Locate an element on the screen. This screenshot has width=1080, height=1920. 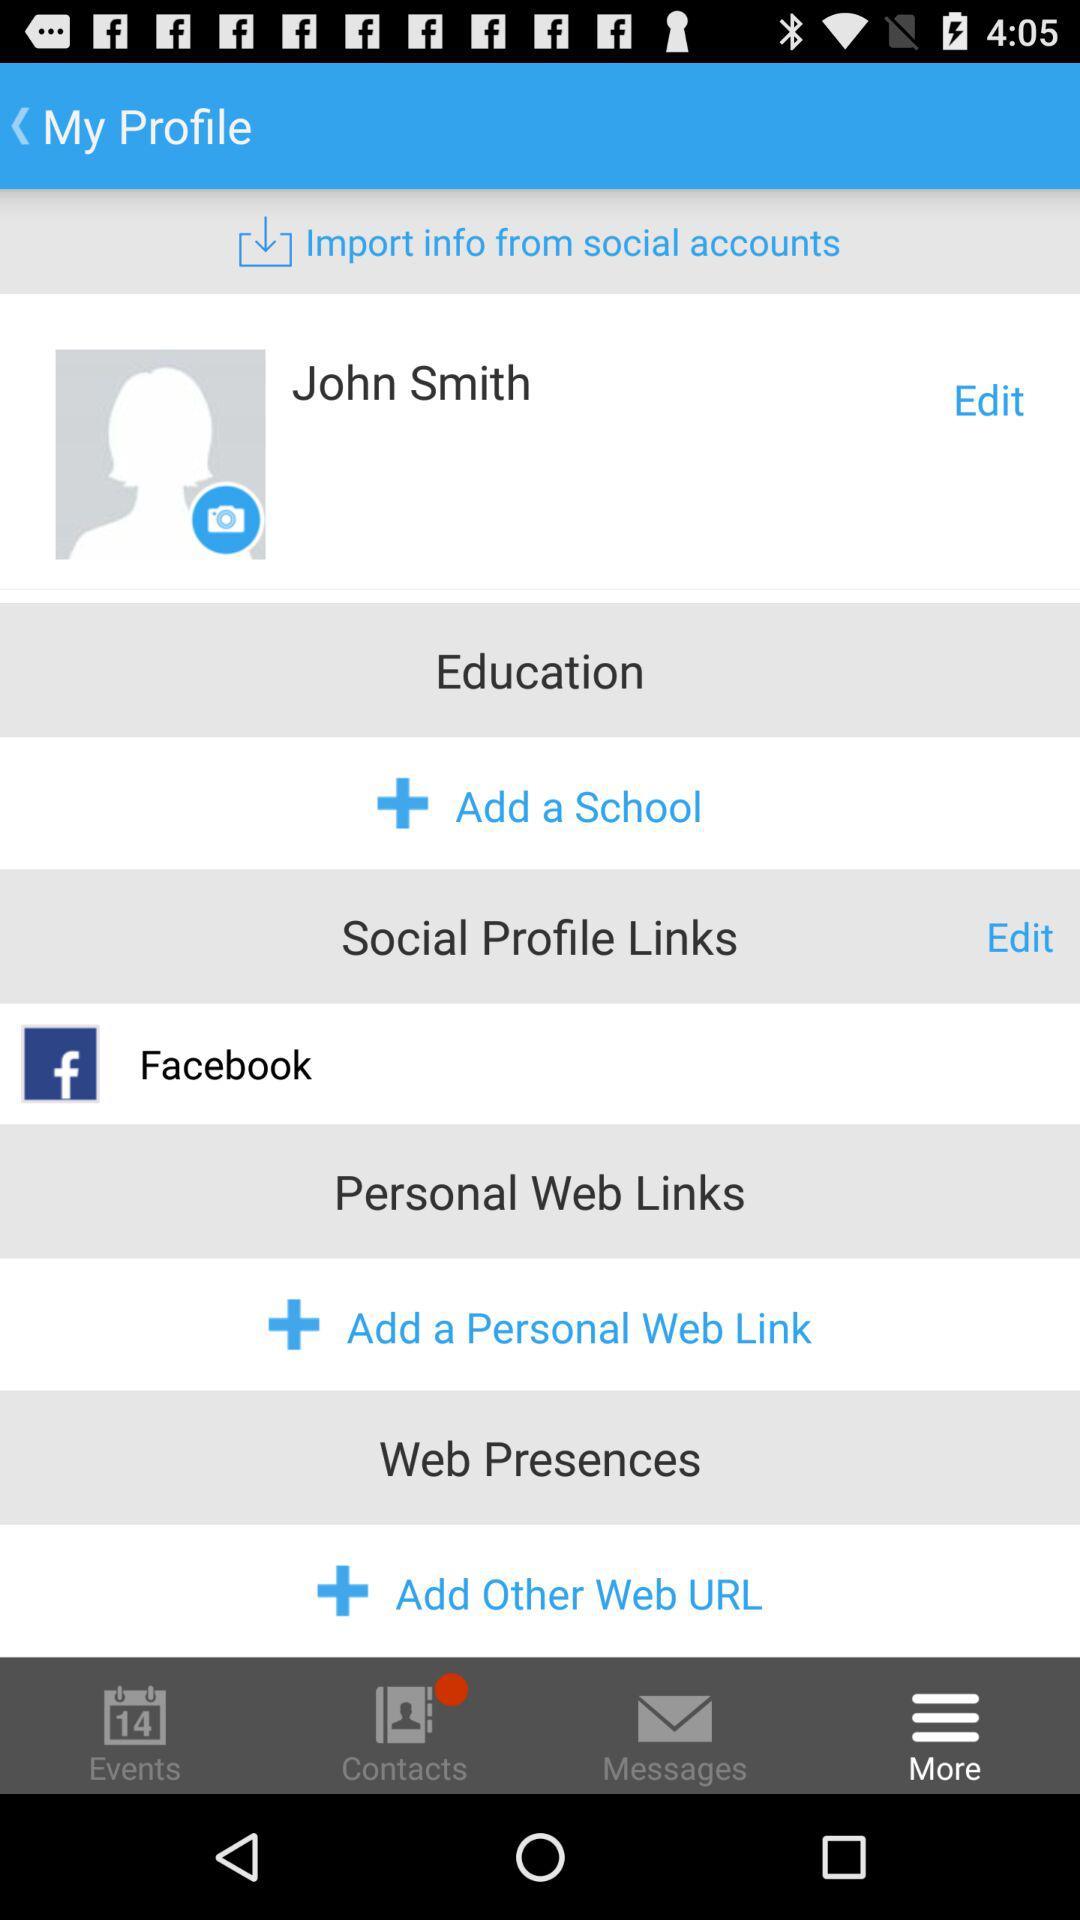
the option right to the messages options is located at coordinates (945, 1732).